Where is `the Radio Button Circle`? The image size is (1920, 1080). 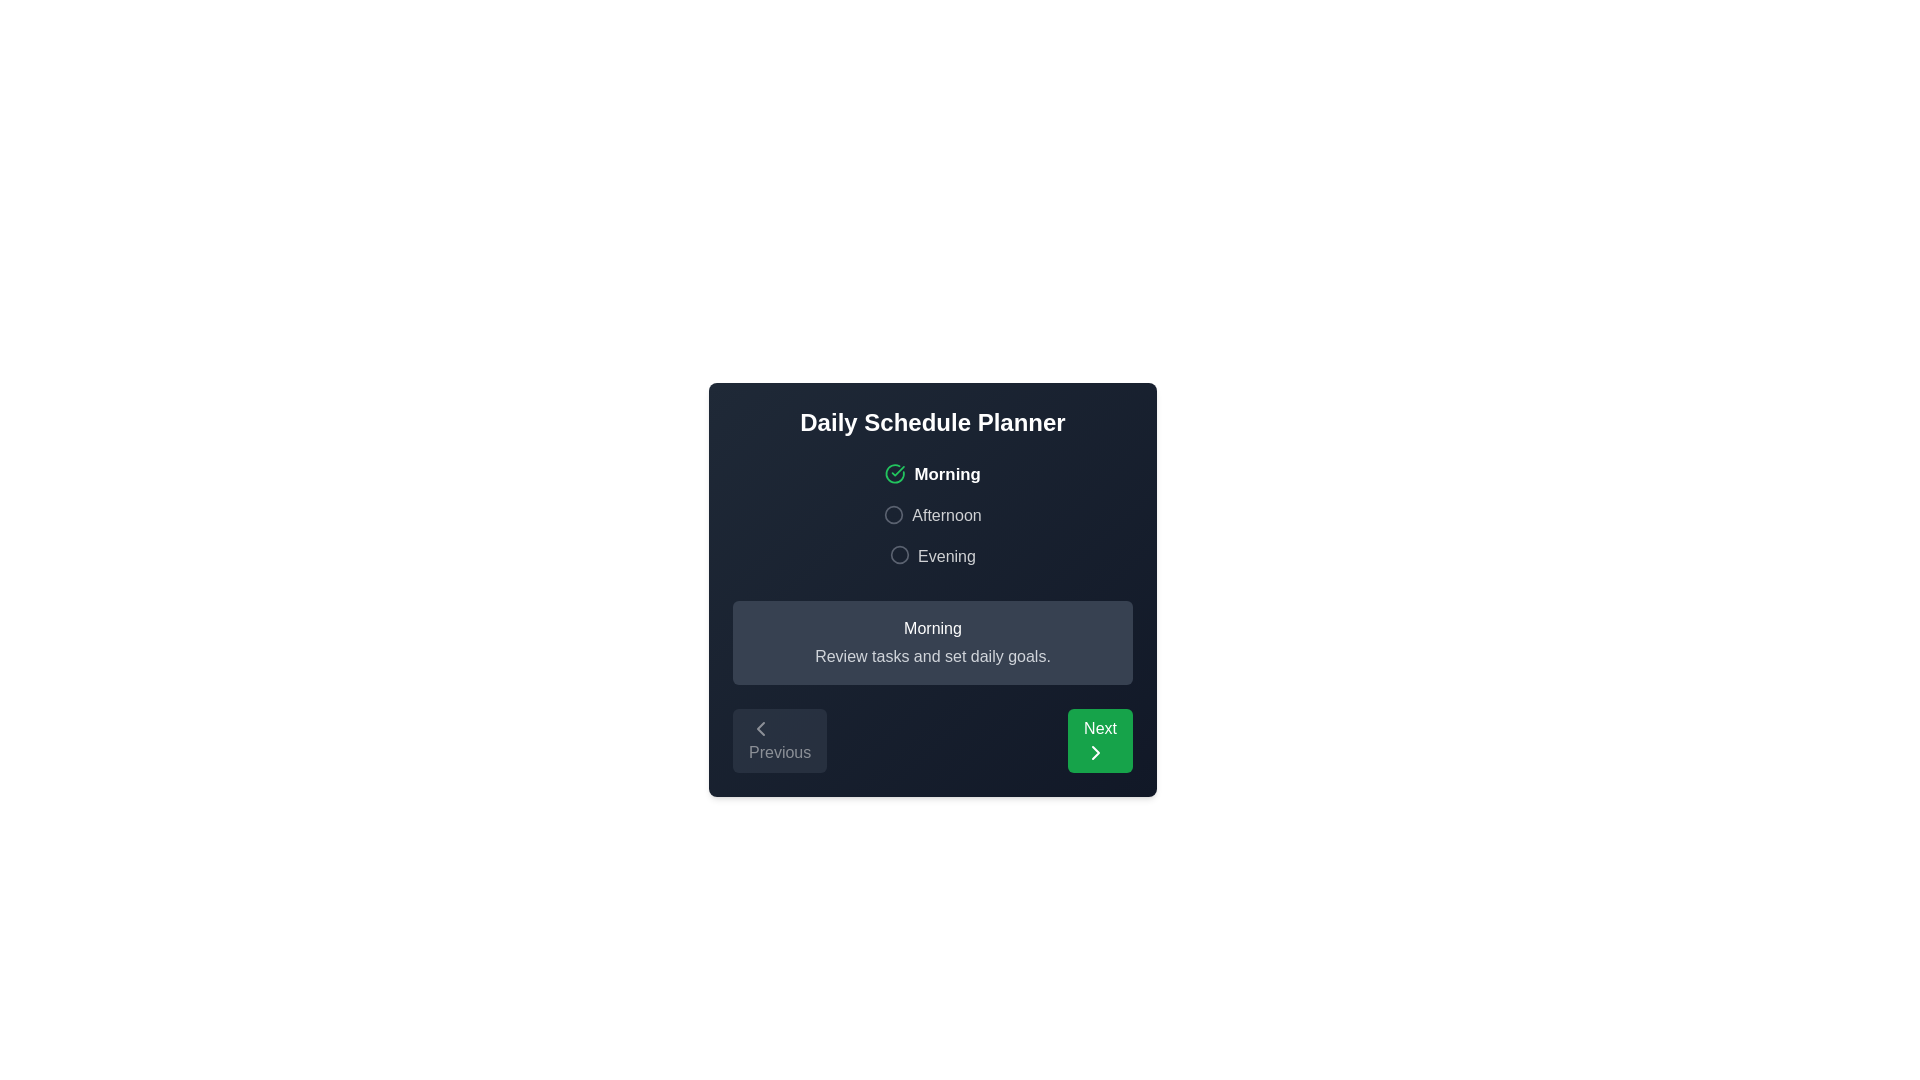
the Radio Button Circle is located at coordinates (893, 513).